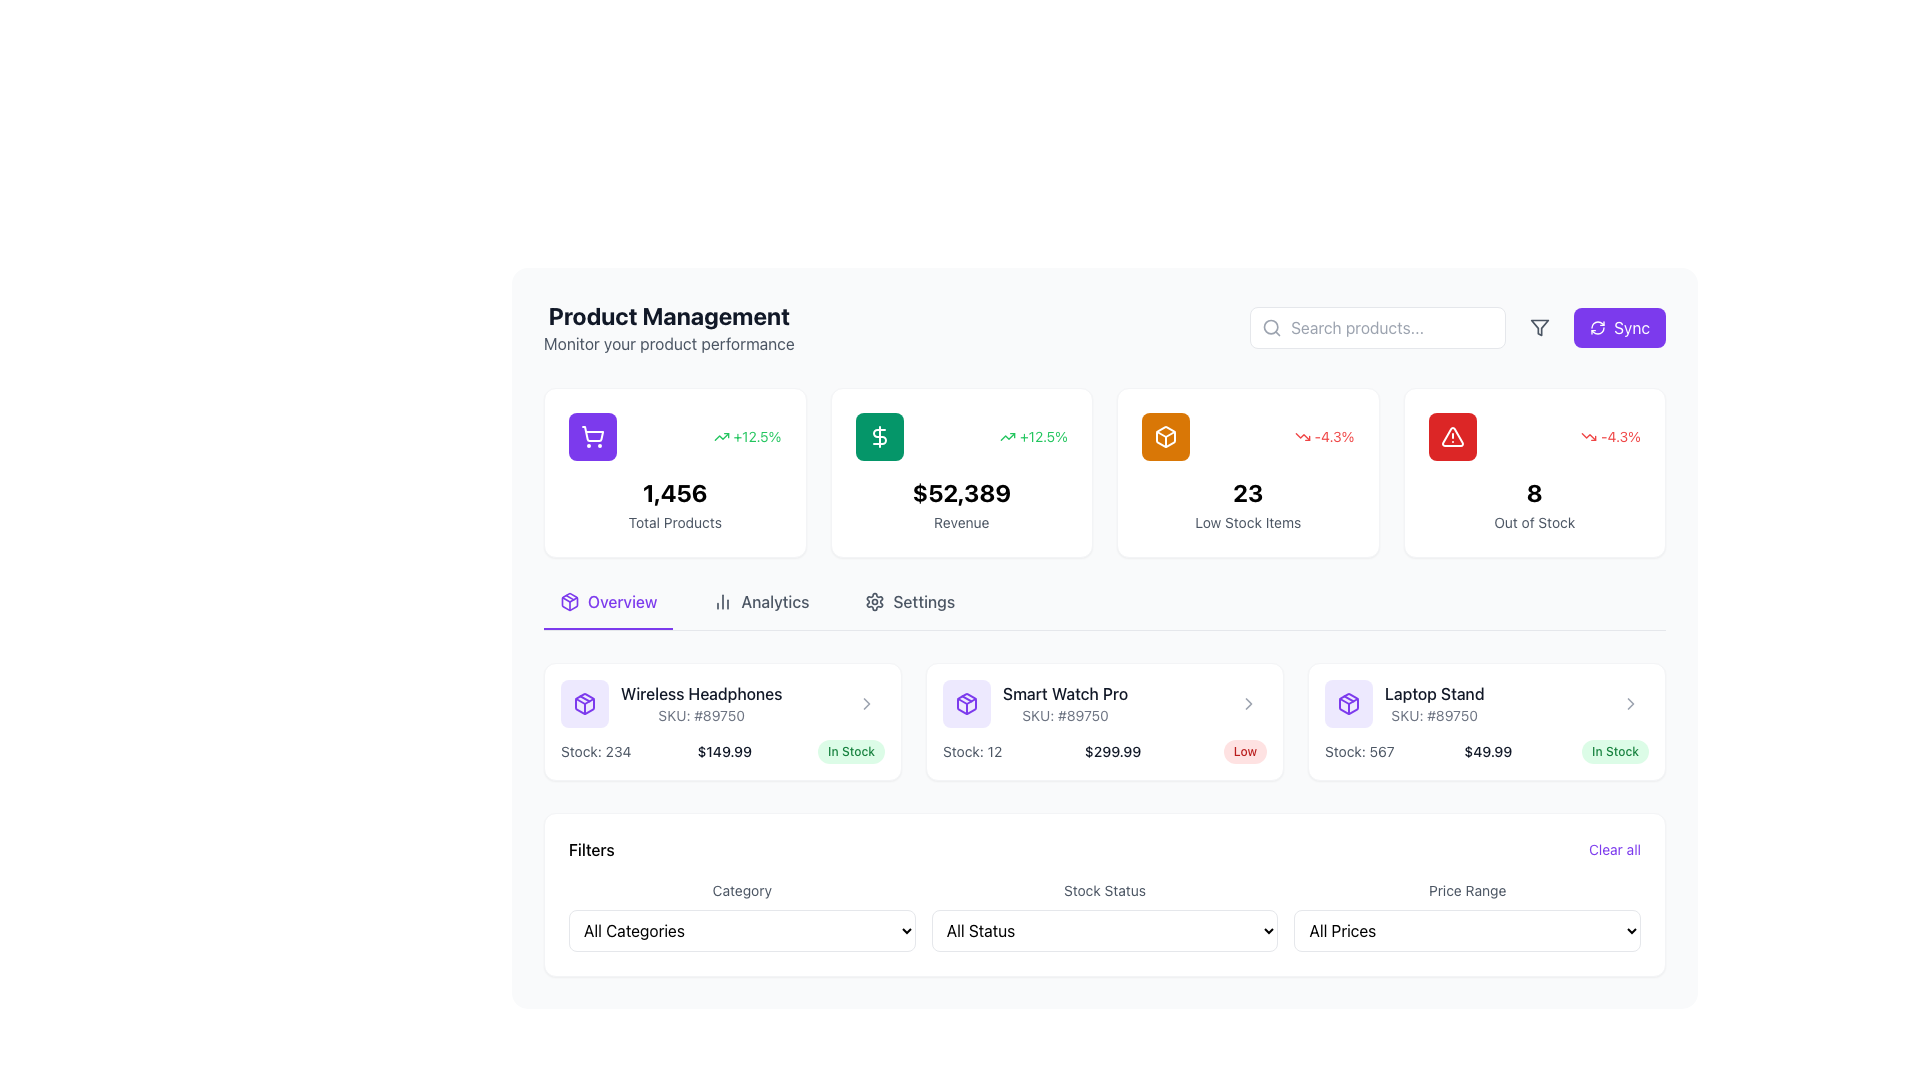 Image resolution: width=1920 pixels, height=1080 pixels. I want to click on the decorative horizontal line that highlights the currently selected 'Overview' tab in the navigation interface, so click(607, 627).